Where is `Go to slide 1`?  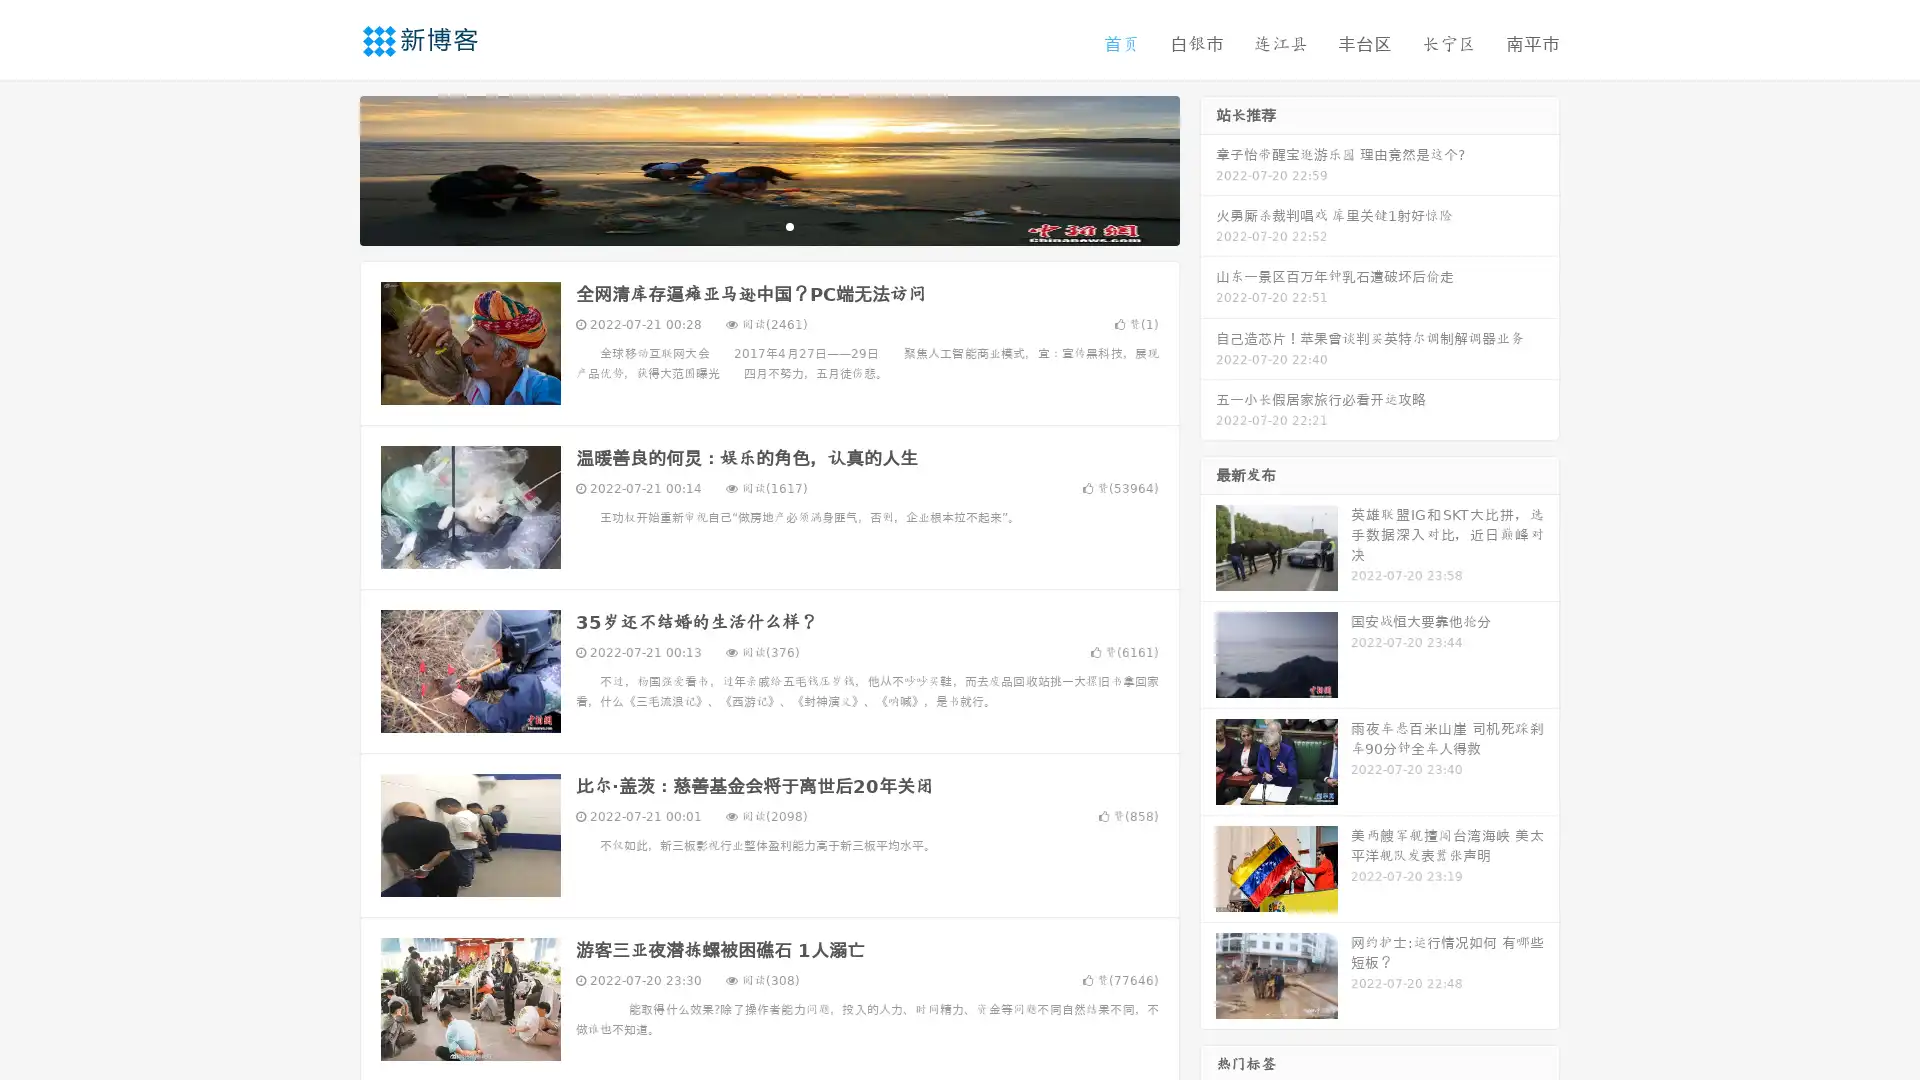 Go to slide 1 is located at coordinates (748, 225).